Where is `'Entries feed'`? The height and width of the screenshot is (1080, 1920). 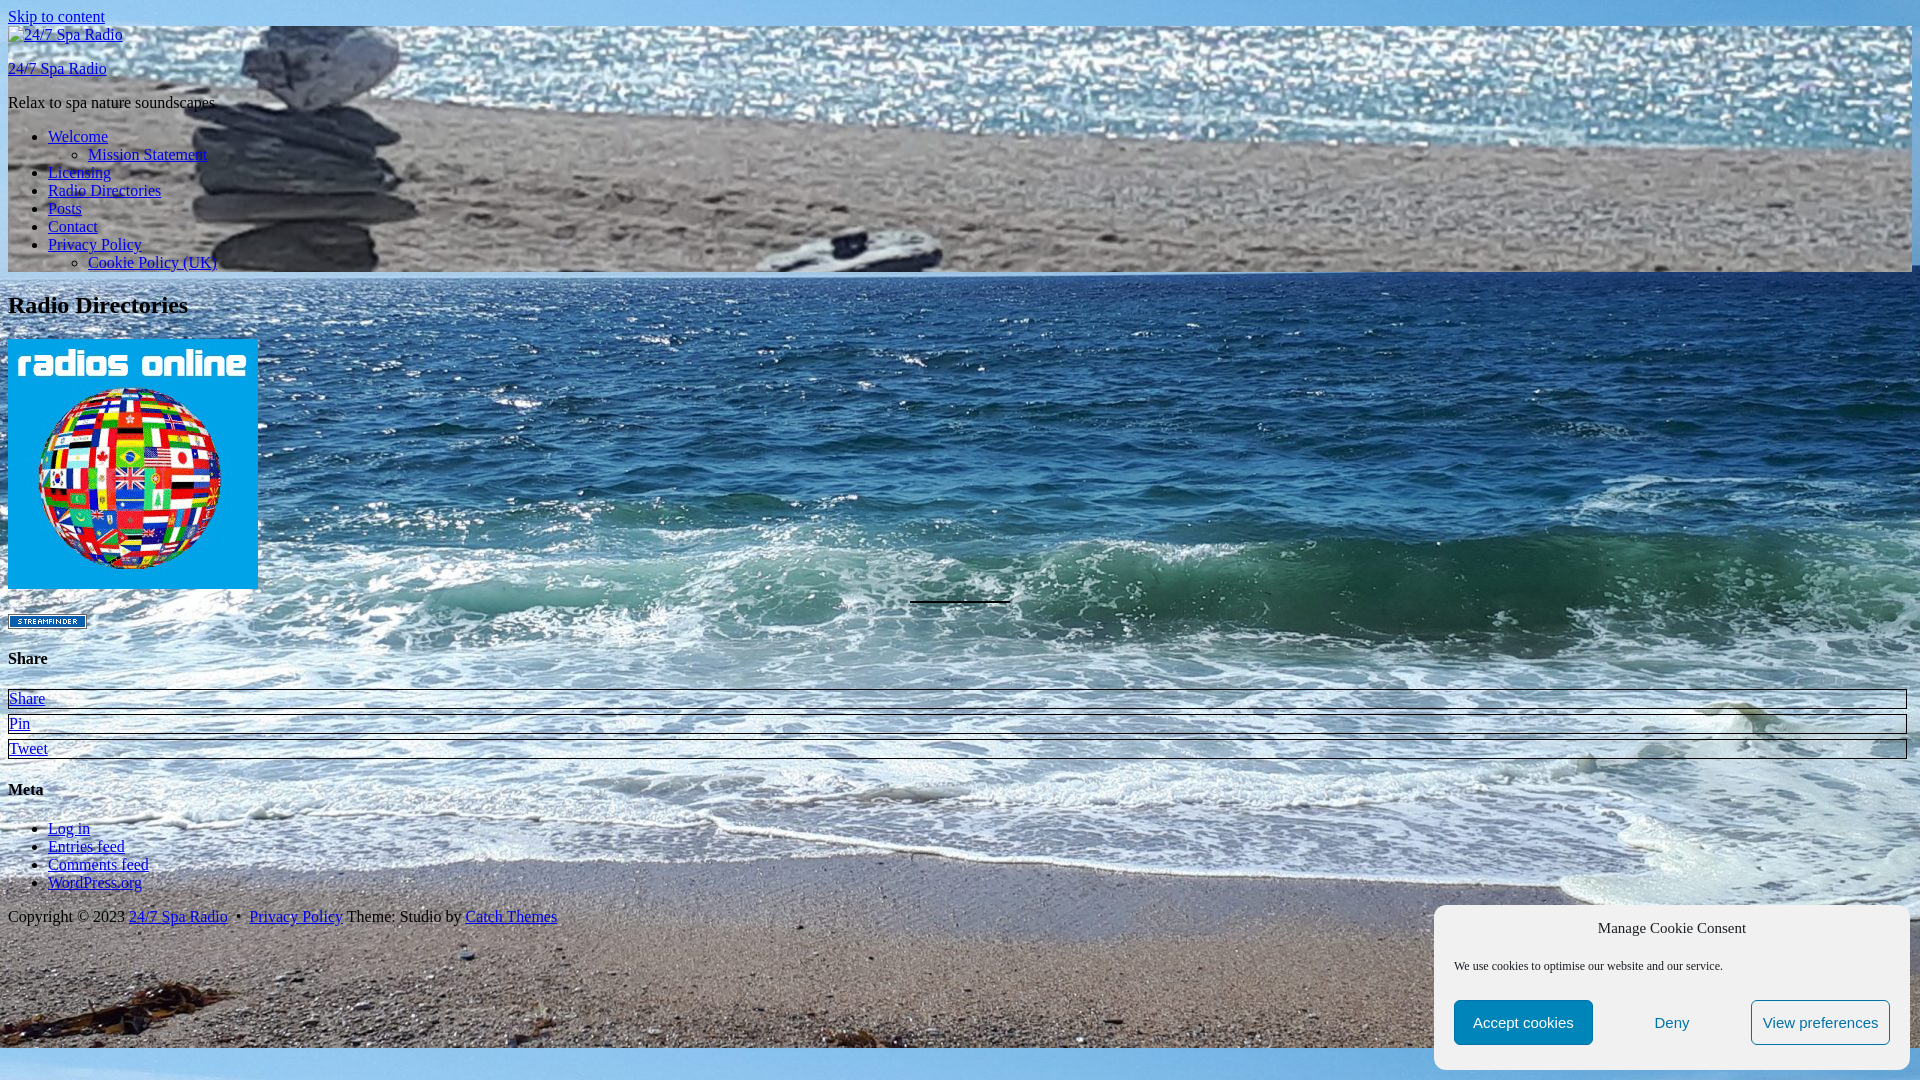 'Entries feed' is located at coordinates (85, 846).